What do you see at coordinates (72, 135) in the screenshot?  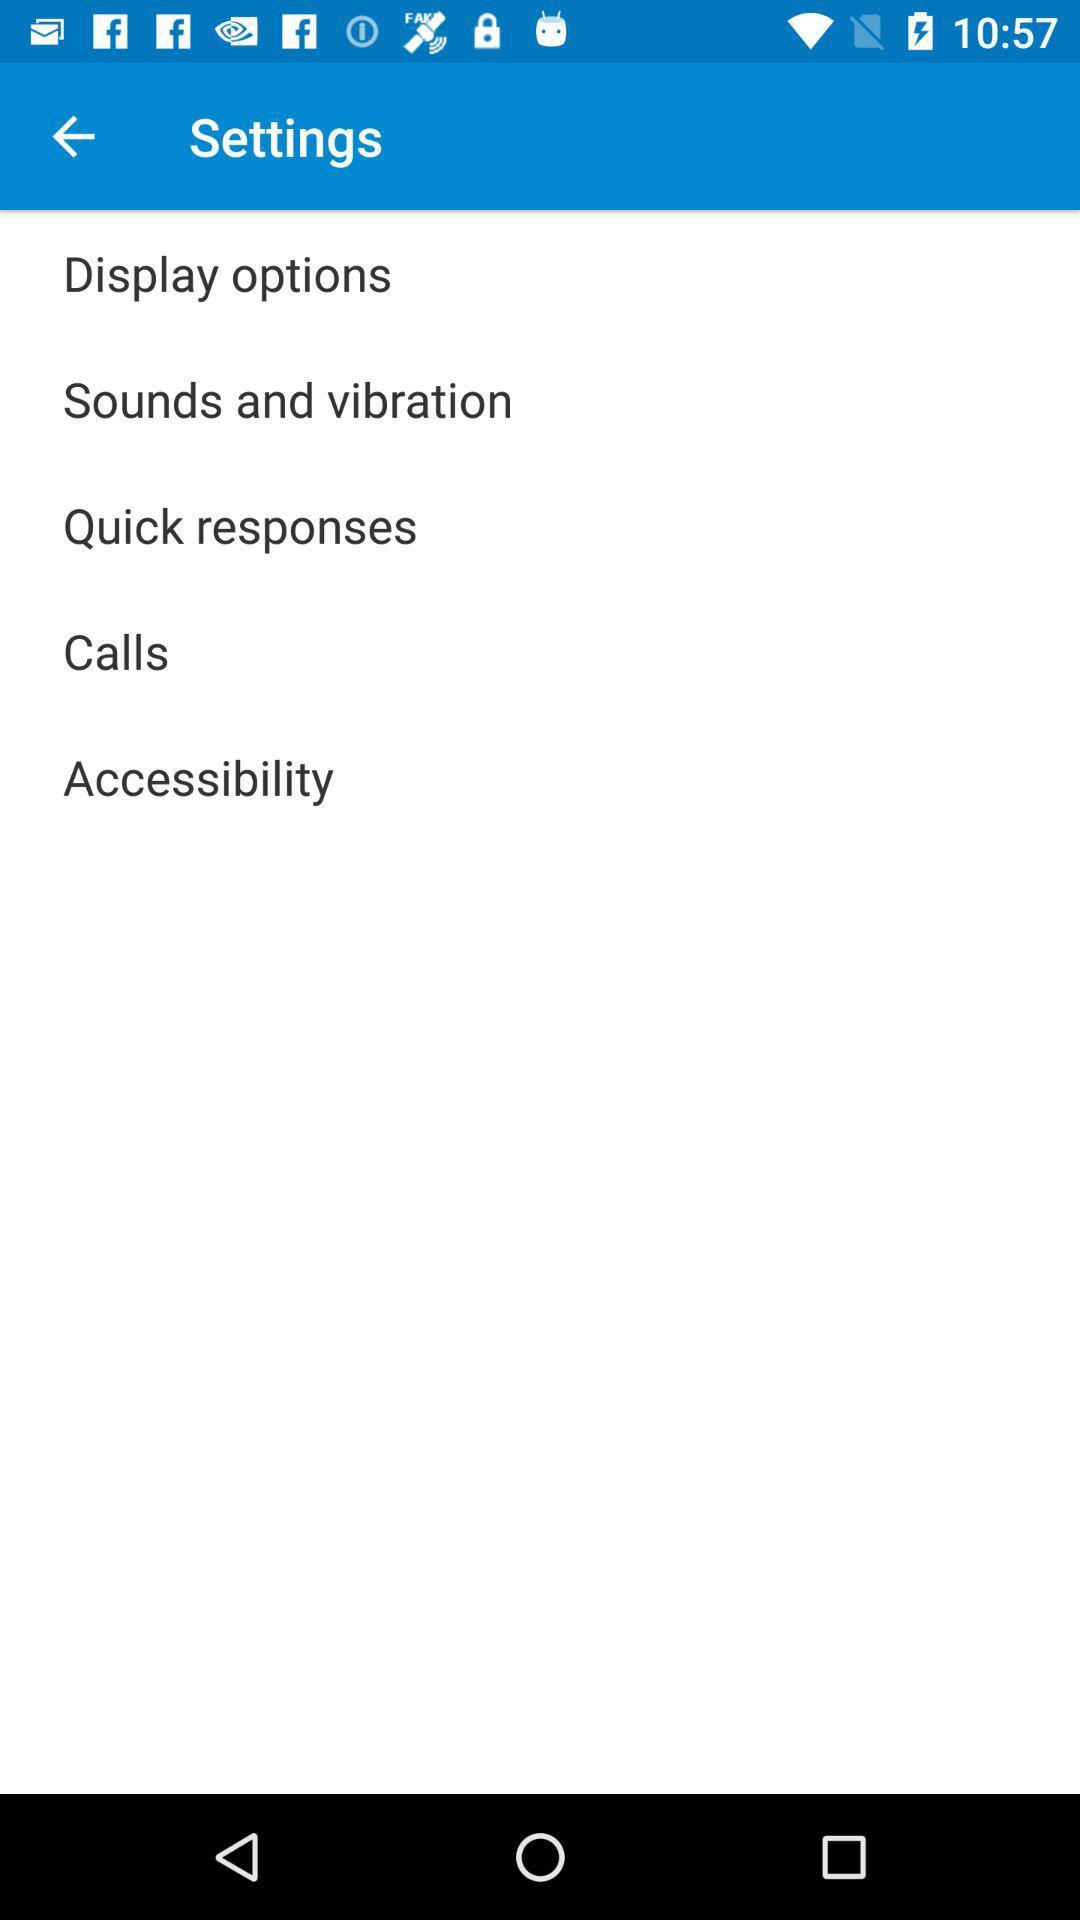 I see `the app to the left of the settings app` at bounding box center [72, 135].